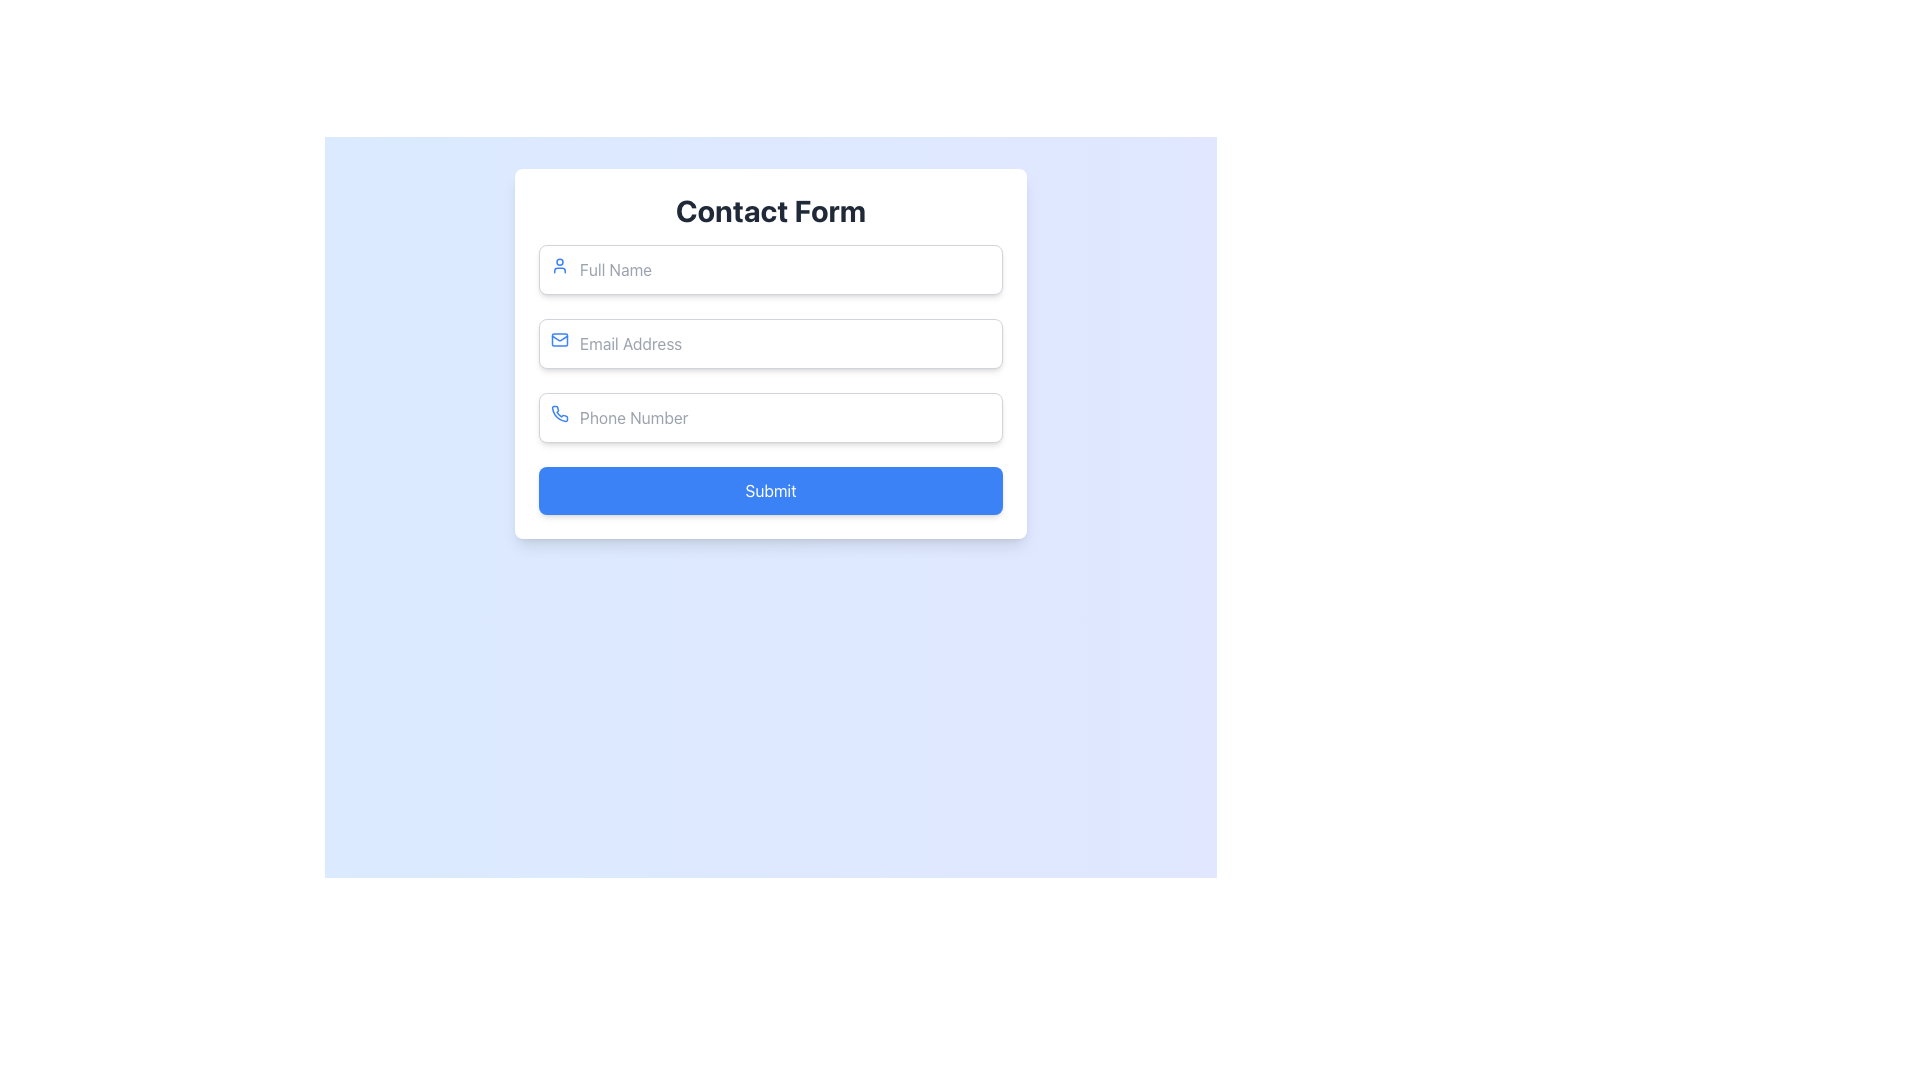 This screenshot has width=1920, height=1080. I want to click on the decorative phone icon located in the top-left corner of the 'Phone Number' input field in the contact form interface, so click(560, 412).